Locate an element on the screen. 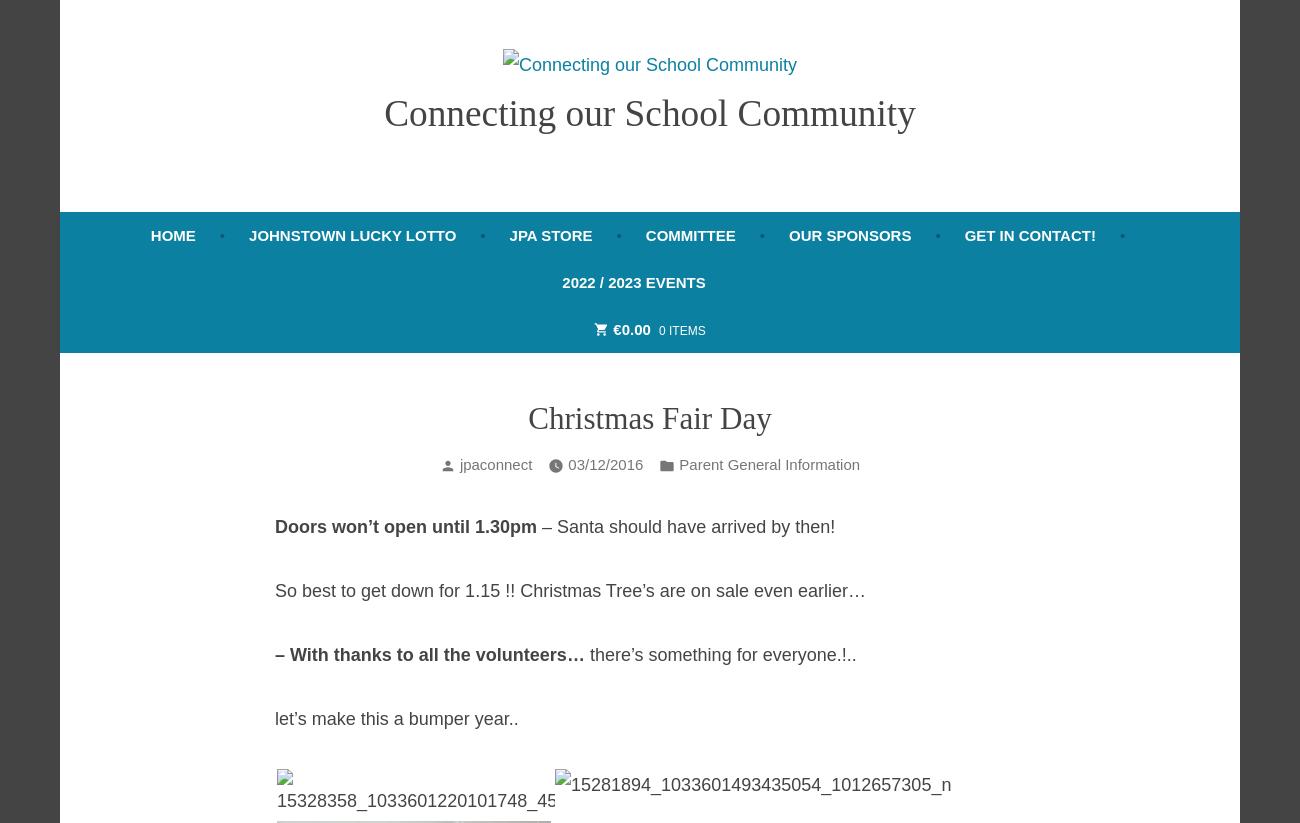 Image resolution: width=1300 pixels, height=823 pixels. 'jpaconnect' is located at coordinates (495, 463).